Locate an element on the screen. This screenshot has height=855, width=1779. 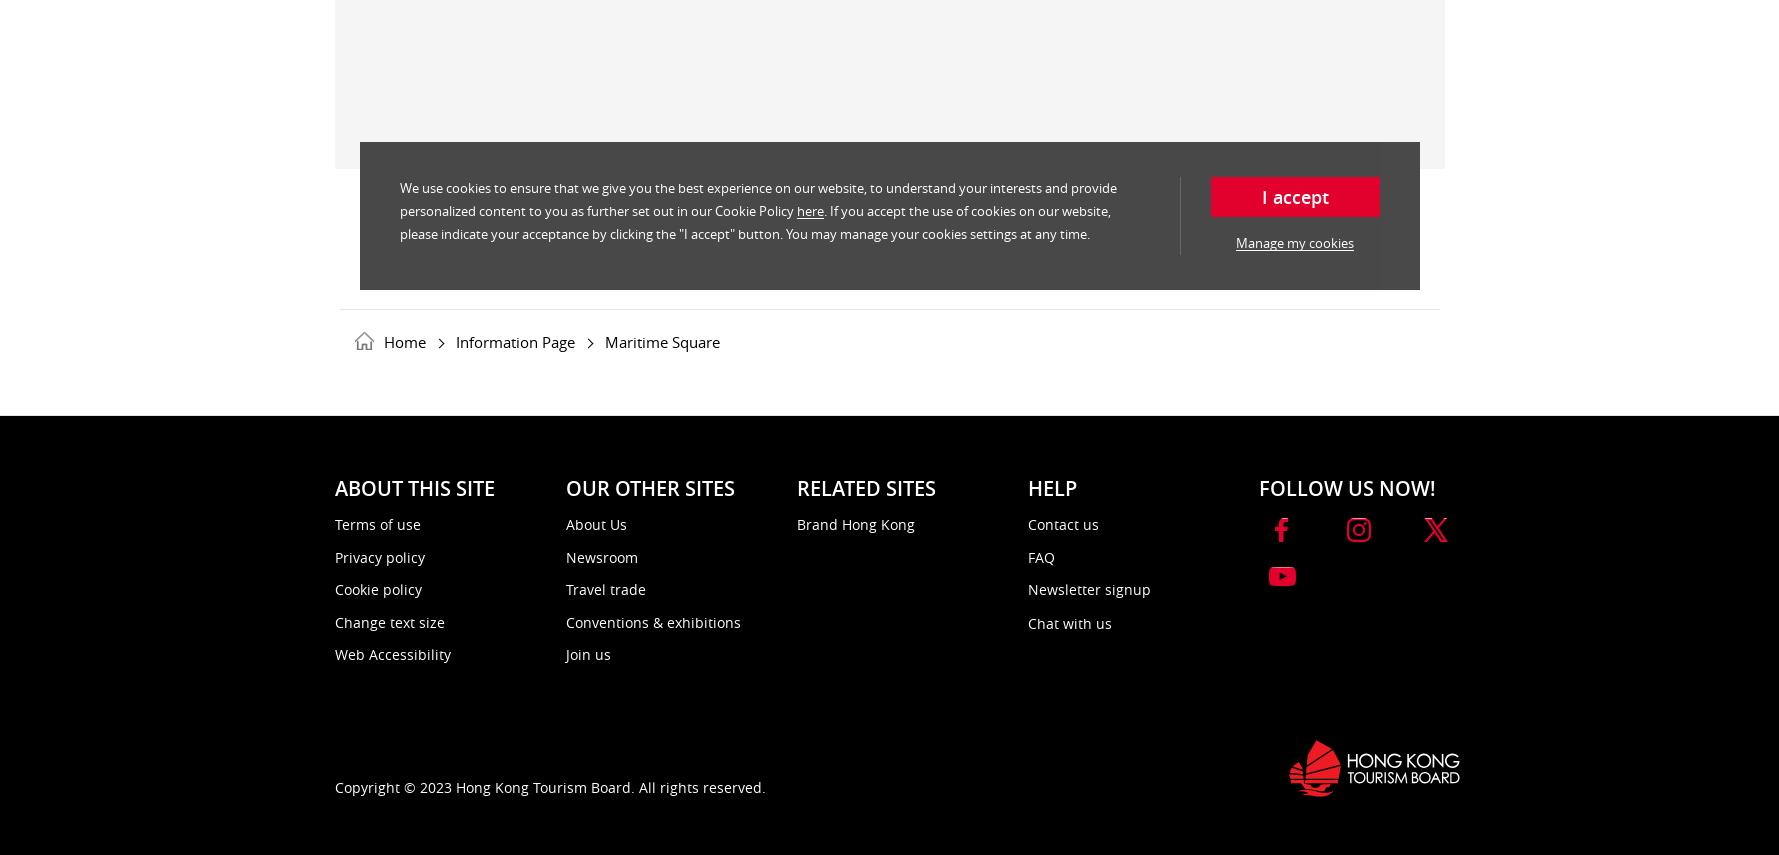
'FAQ' is located at coordinates (1039, 556).